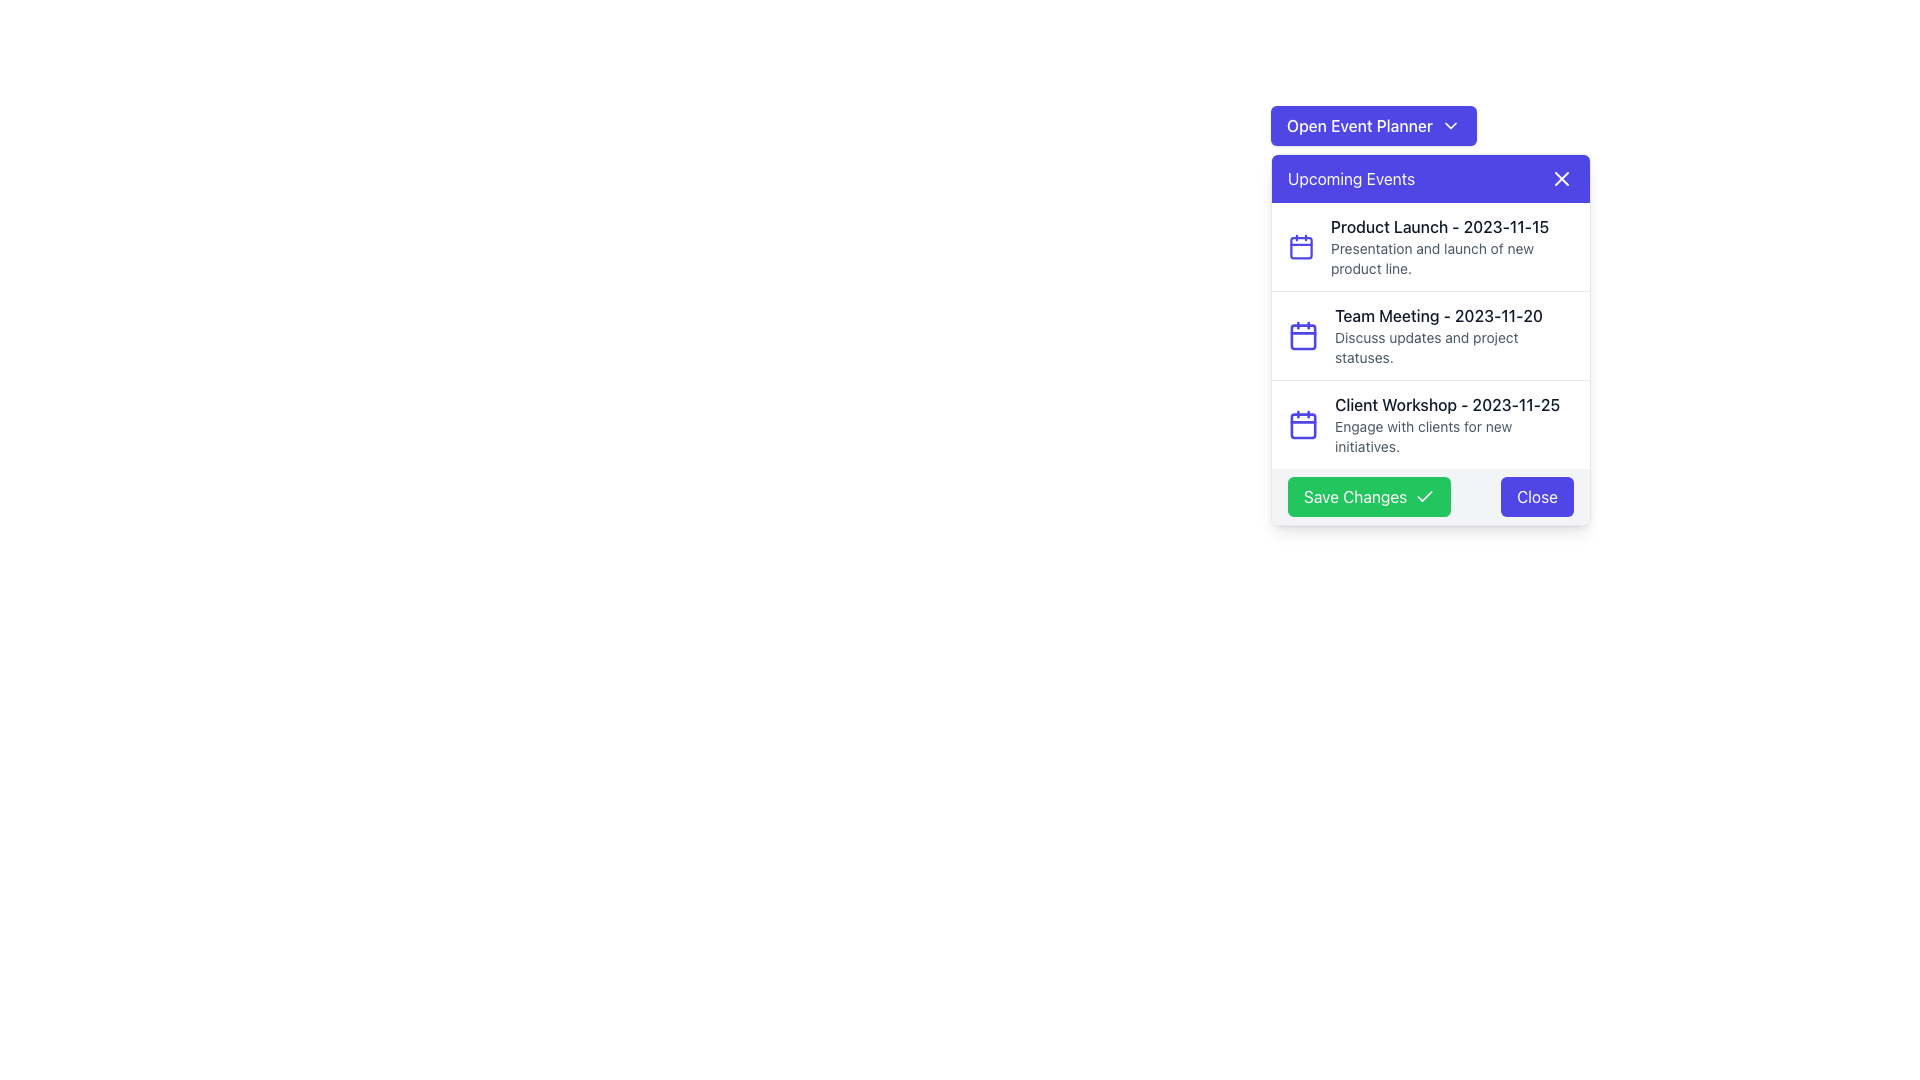 The height and width of the screenshot is (1080, 1920). I want to click on the 'Save' button located in the bottom bar of the dialog box to trigger hover effects, so click(1368, 496).